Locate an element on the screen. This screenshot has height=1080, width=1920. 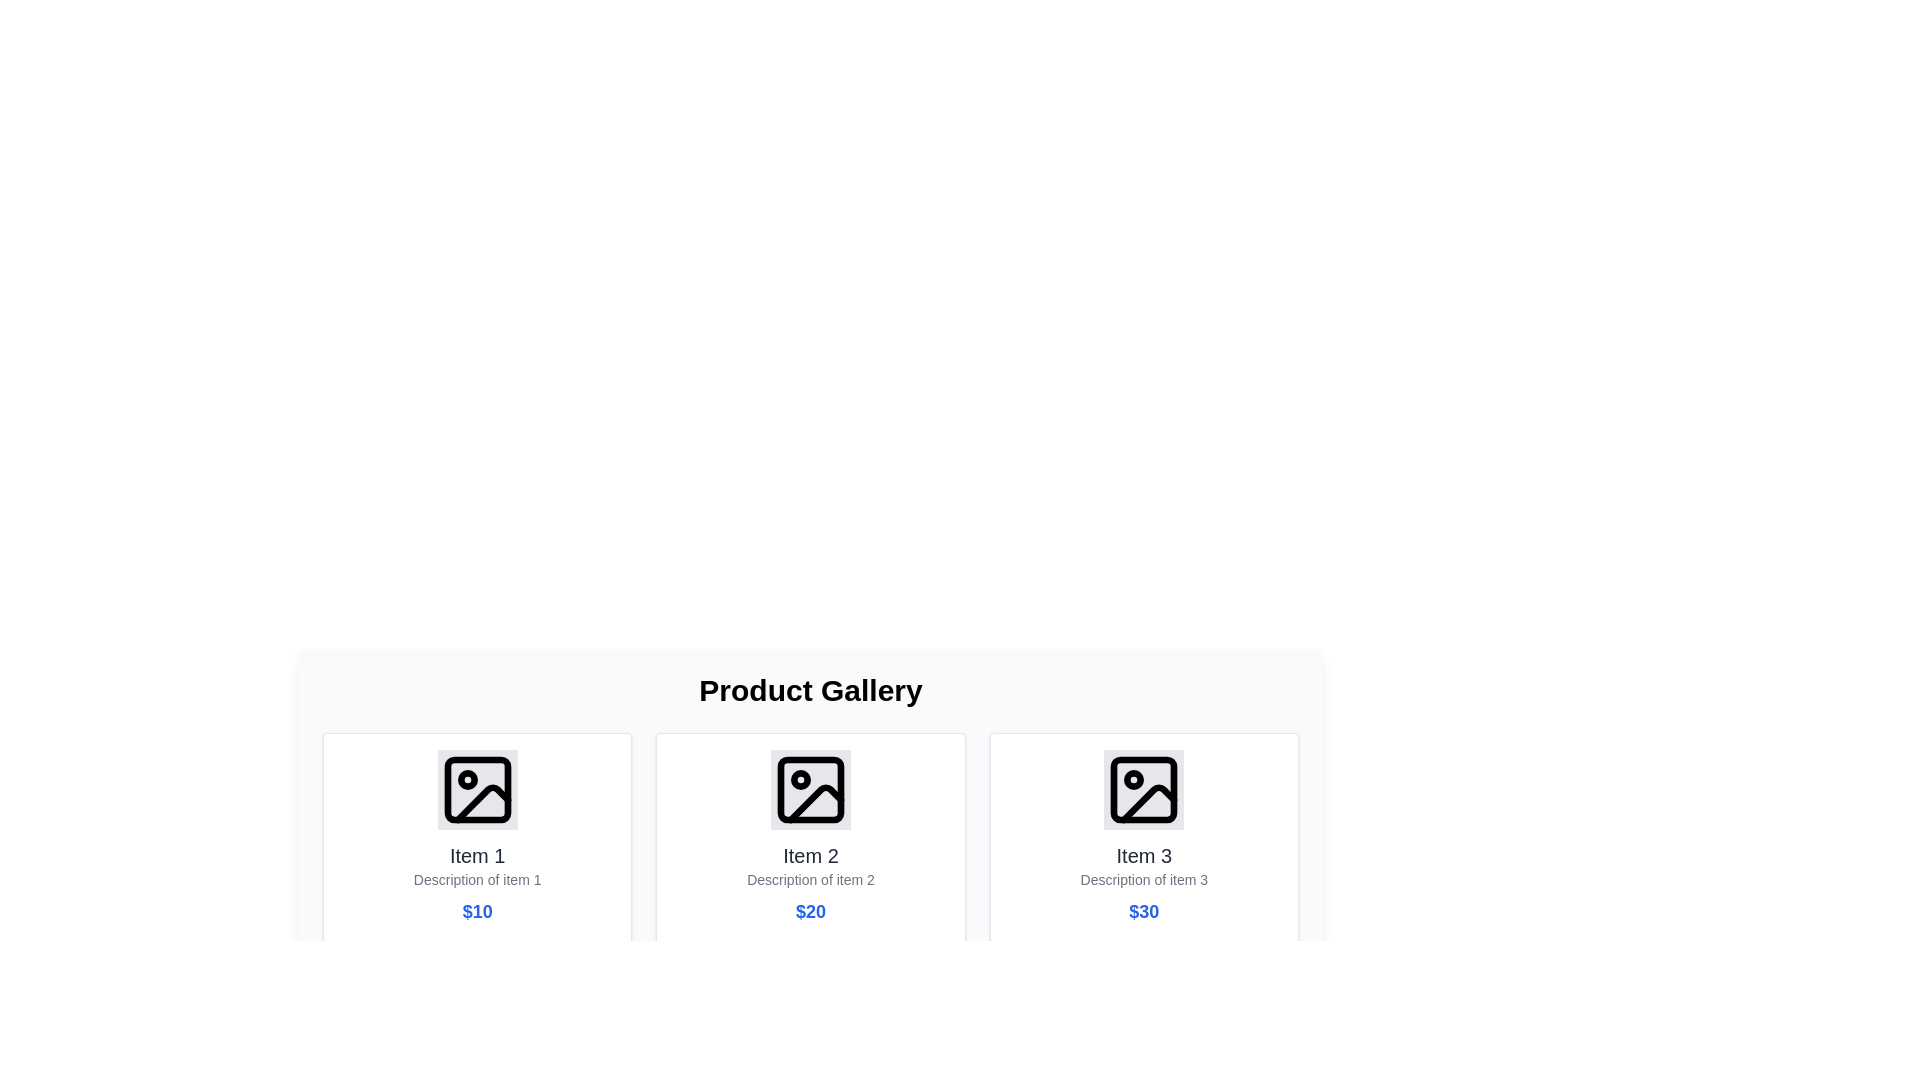
contents of the text label that provides a summary for 'Item 3' located in the product gallery, positioned below the title 'Item 3' and above the text '$30' is located at coordinates (1144, 878).